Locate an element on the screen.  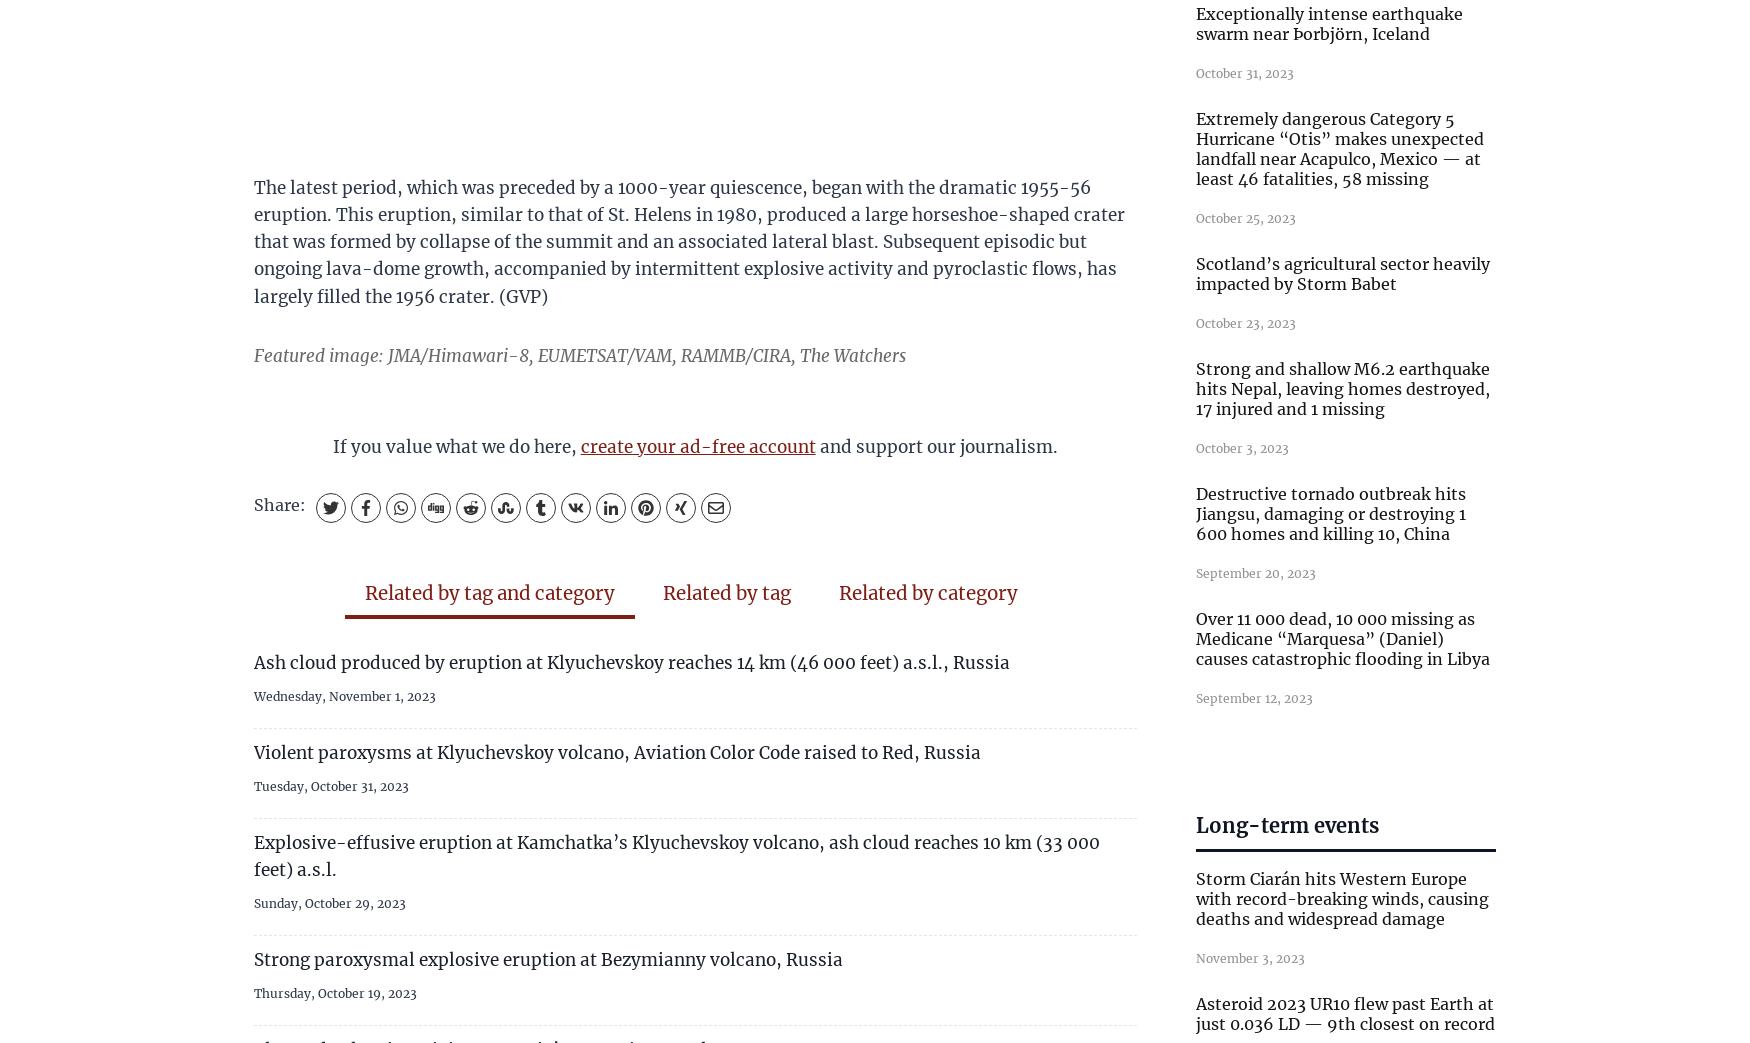
'Thursday, October 19, 2023' is located at coordinates (252, 993).